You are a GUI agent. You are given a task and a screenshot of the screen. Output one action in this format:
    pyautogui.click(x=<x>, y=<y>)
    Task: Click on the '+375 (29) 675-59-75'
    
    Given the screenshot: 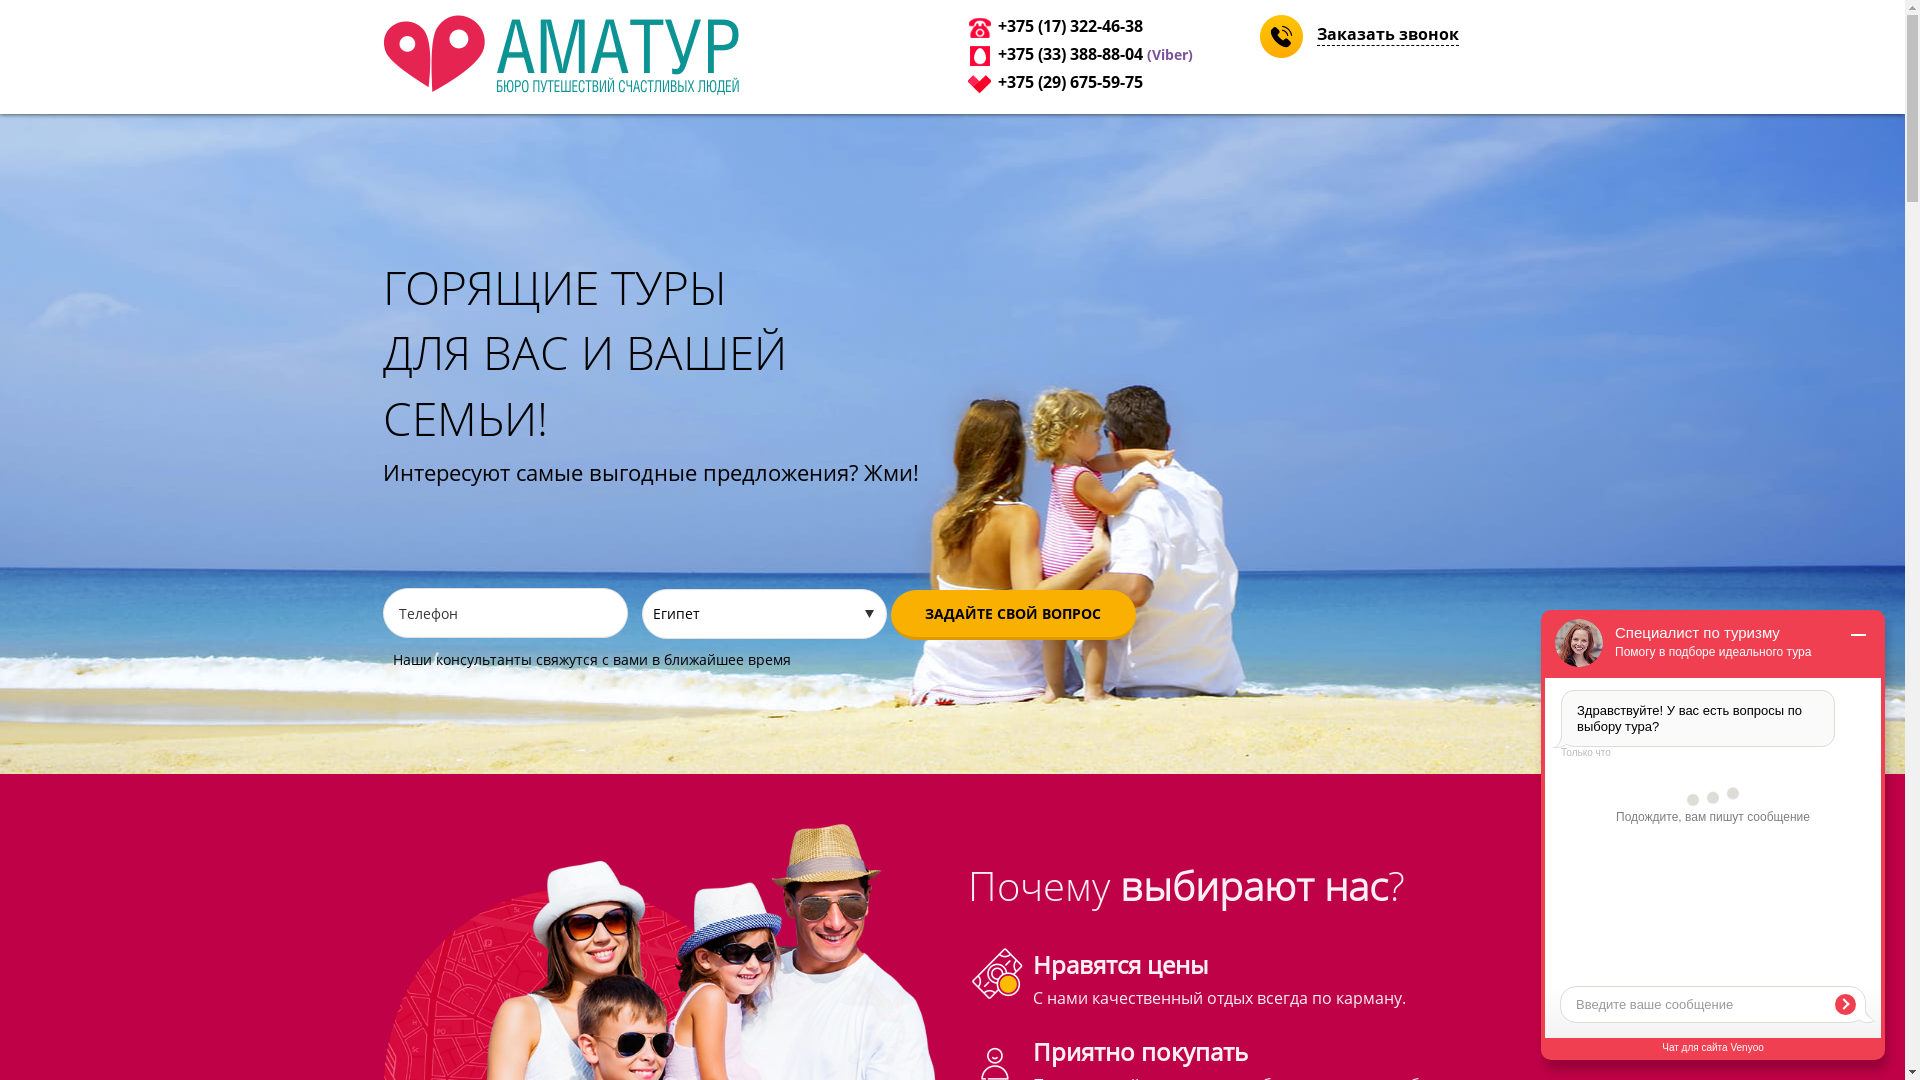 What is the action you would take?
    pyautogui.click(x=998, y=80)
    